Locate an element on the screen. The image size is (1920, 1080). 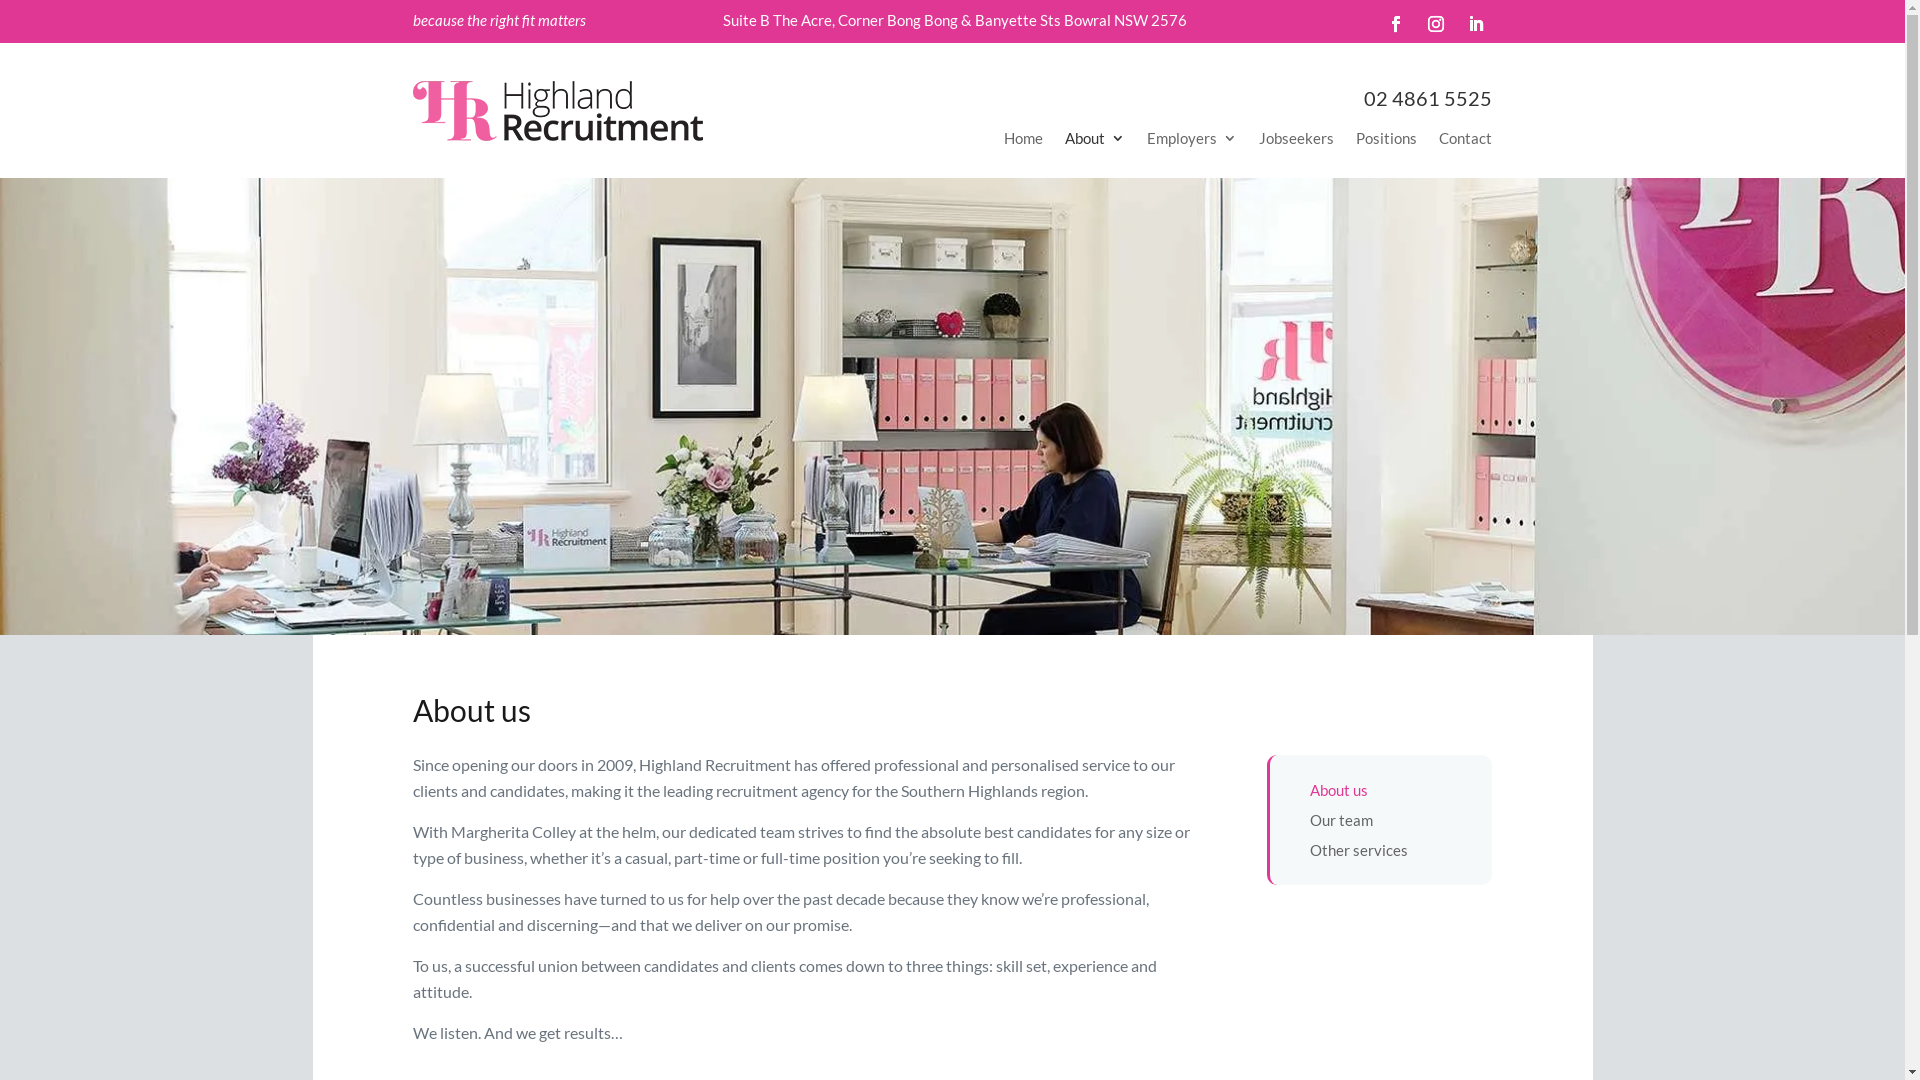
'Positions' is located at coordinates (1385, 141).